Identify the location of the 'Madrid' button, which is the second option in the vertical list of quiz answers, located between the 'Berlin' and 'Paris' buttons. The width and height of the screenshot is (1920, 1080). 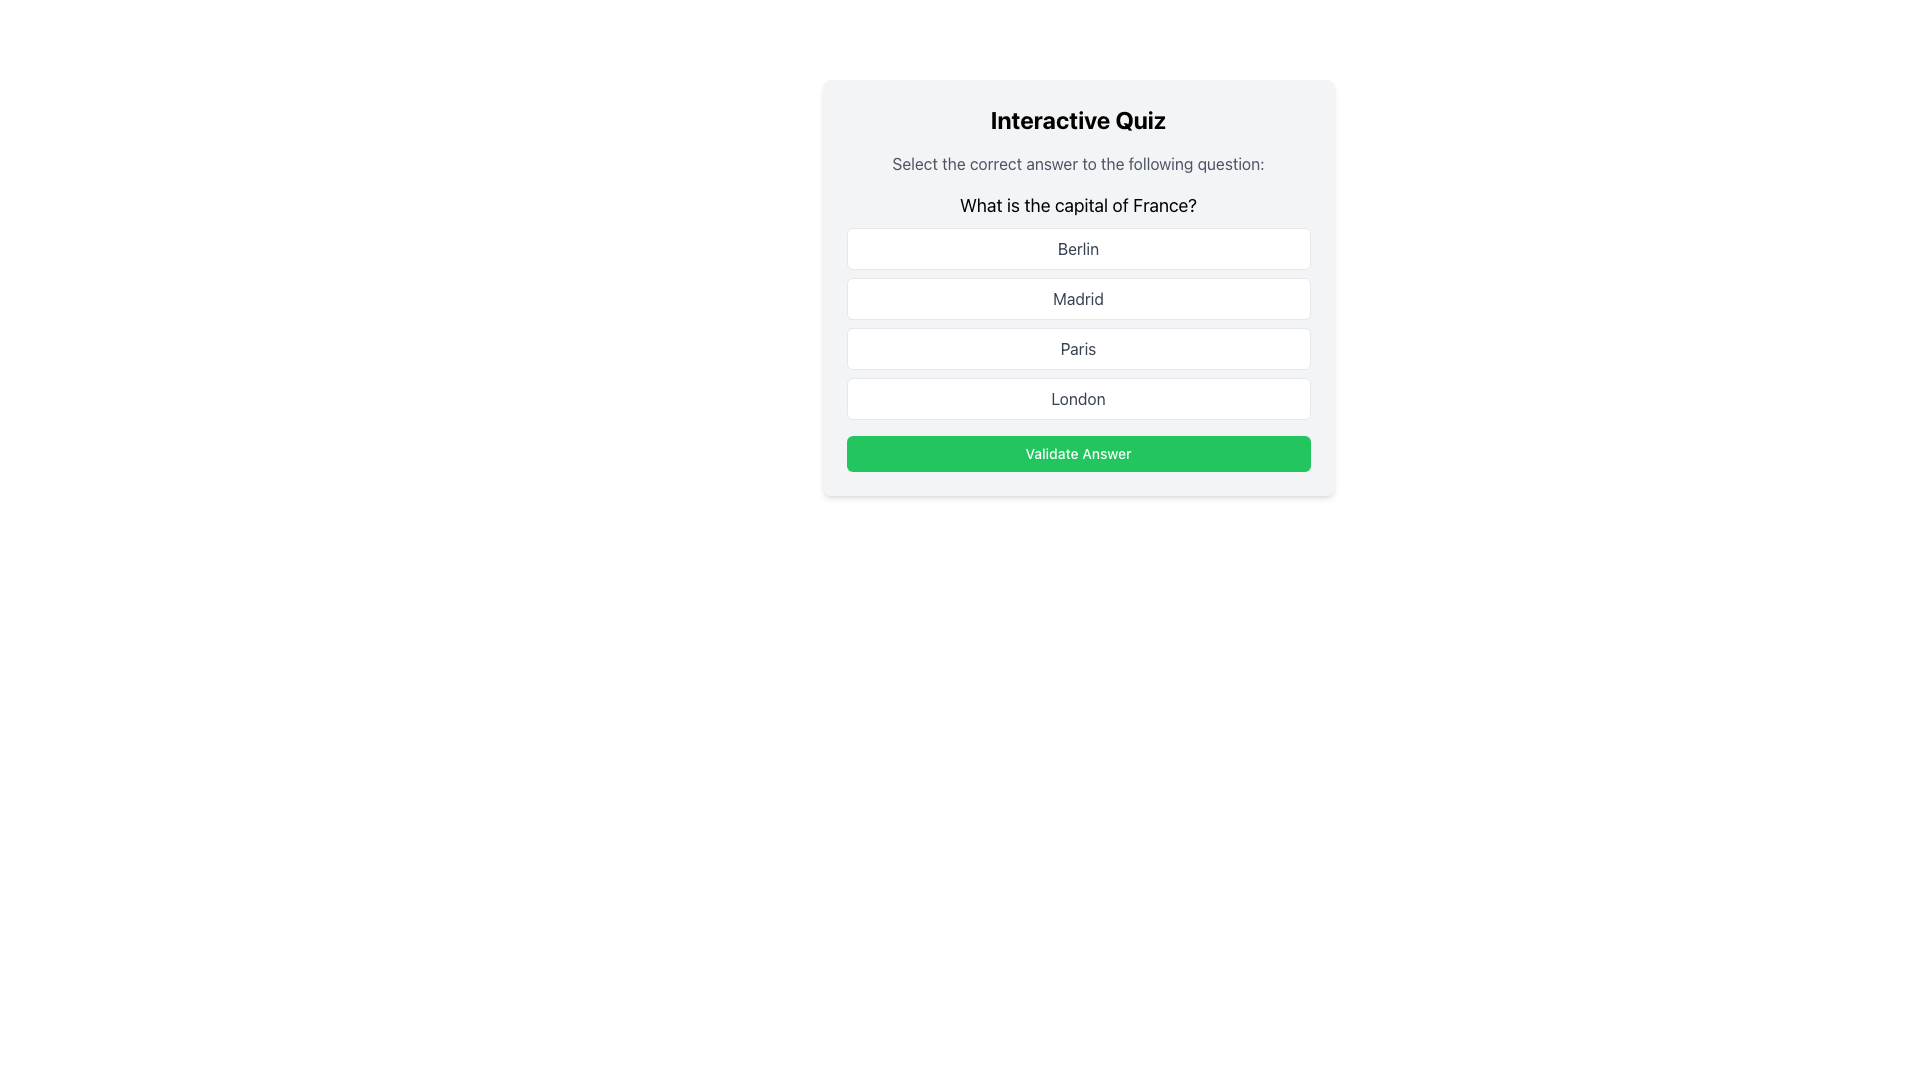
(1077, 299).